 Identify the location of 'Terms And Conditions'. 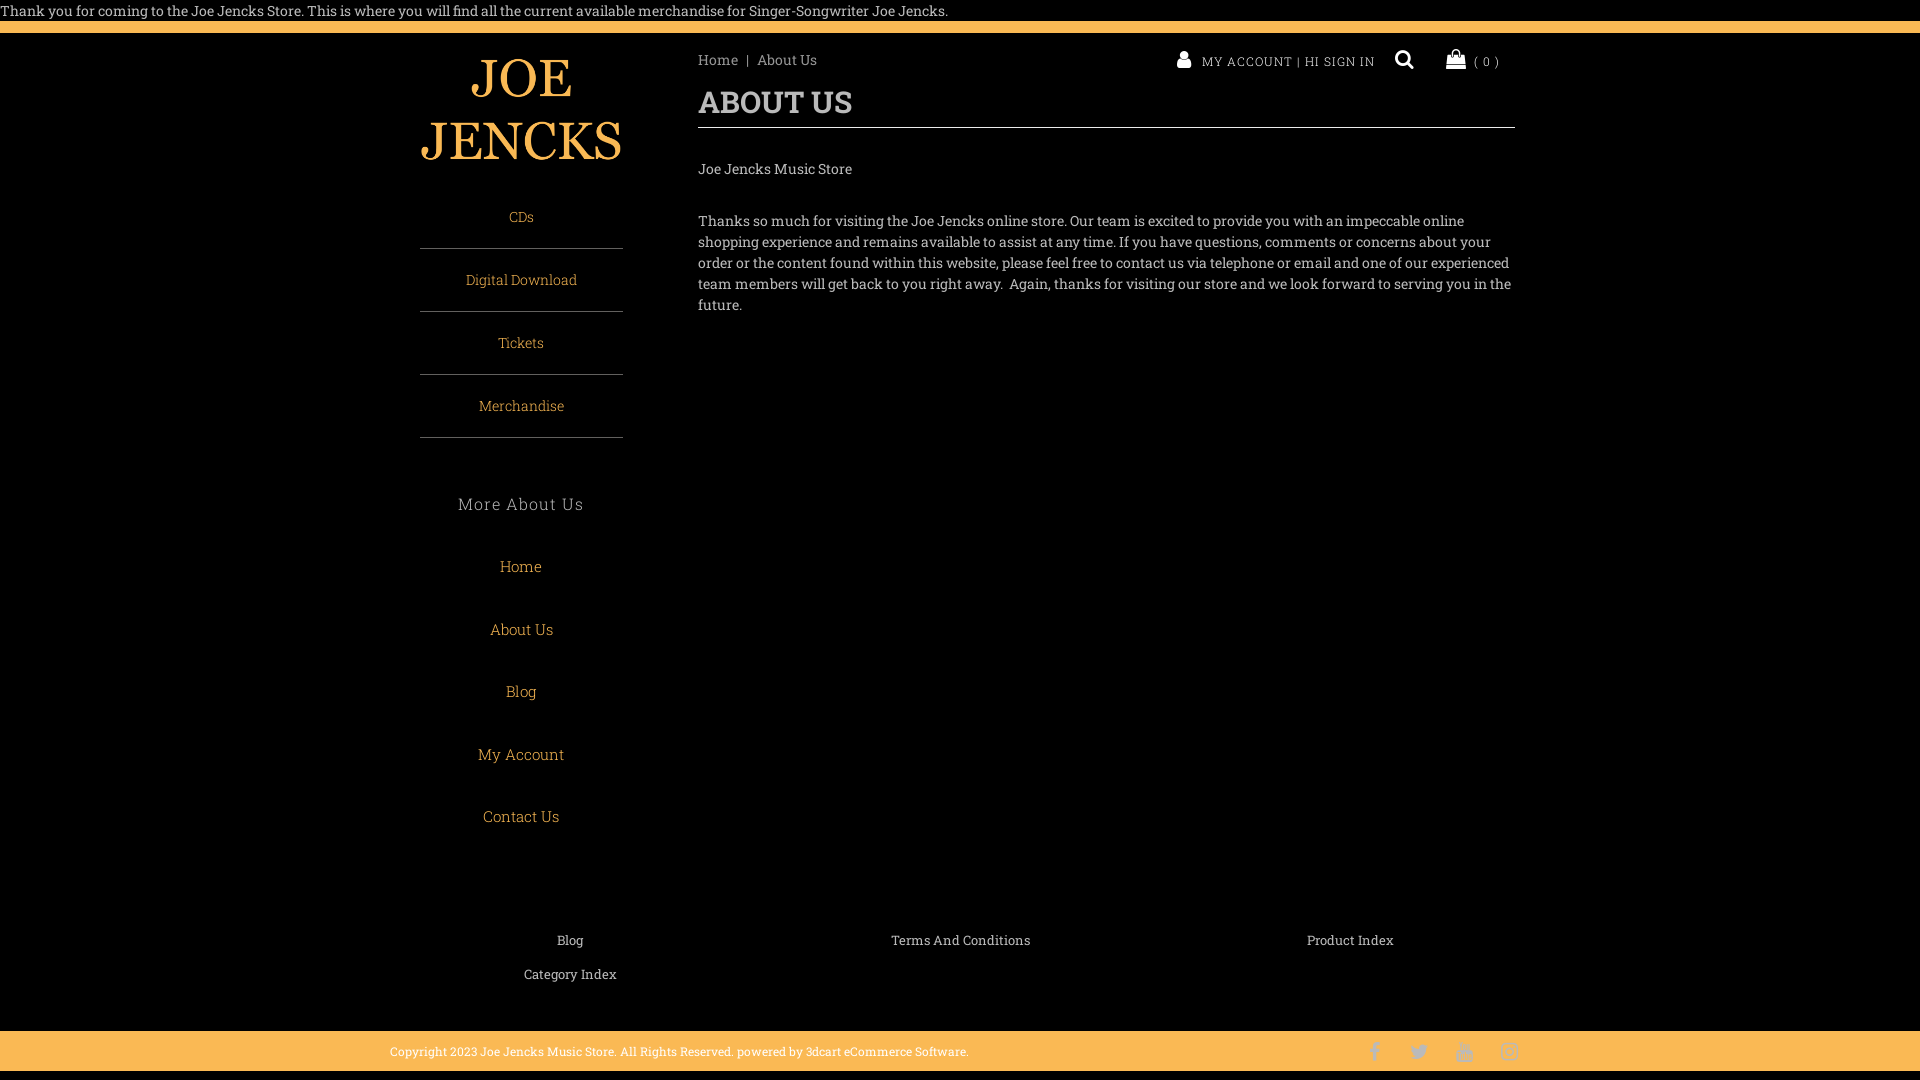
(958, 938).